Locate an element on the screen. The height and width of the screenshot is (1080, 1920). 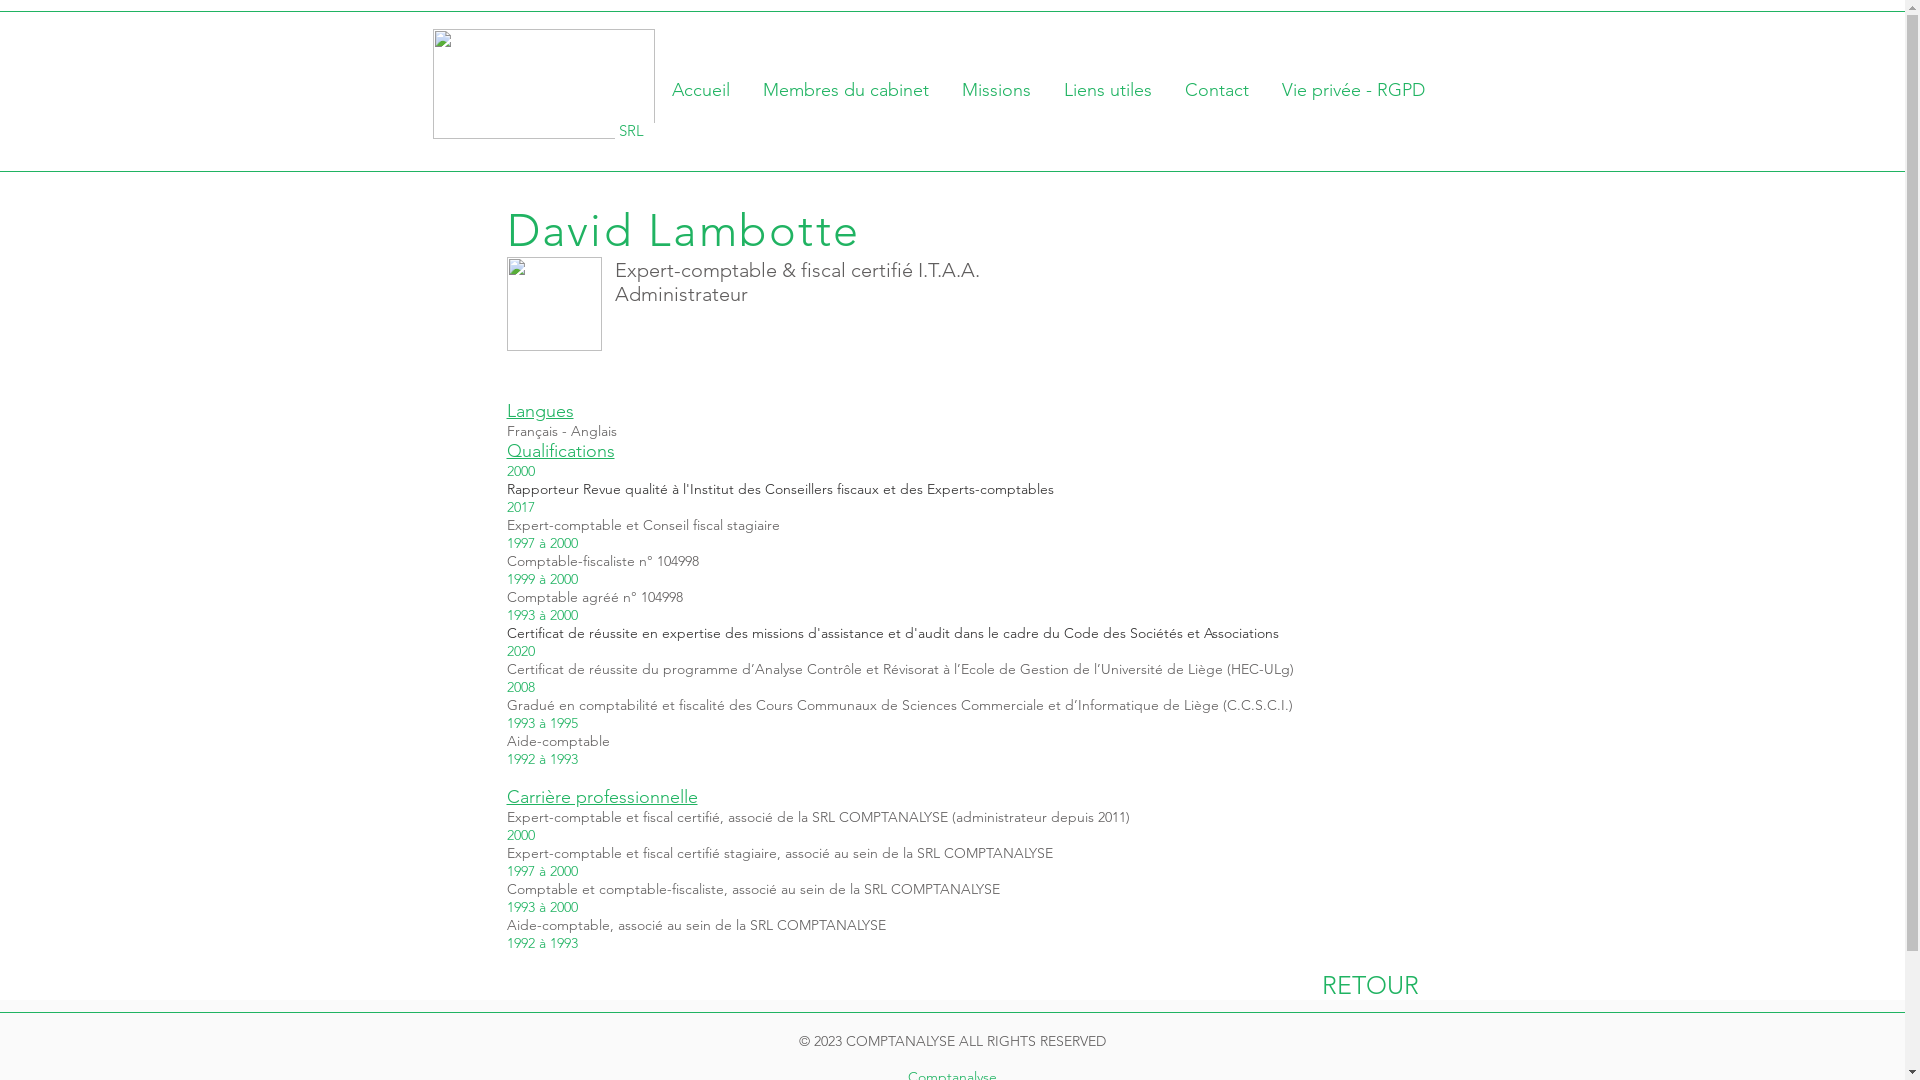
'Accueil' is located at coordinates (653, 90).